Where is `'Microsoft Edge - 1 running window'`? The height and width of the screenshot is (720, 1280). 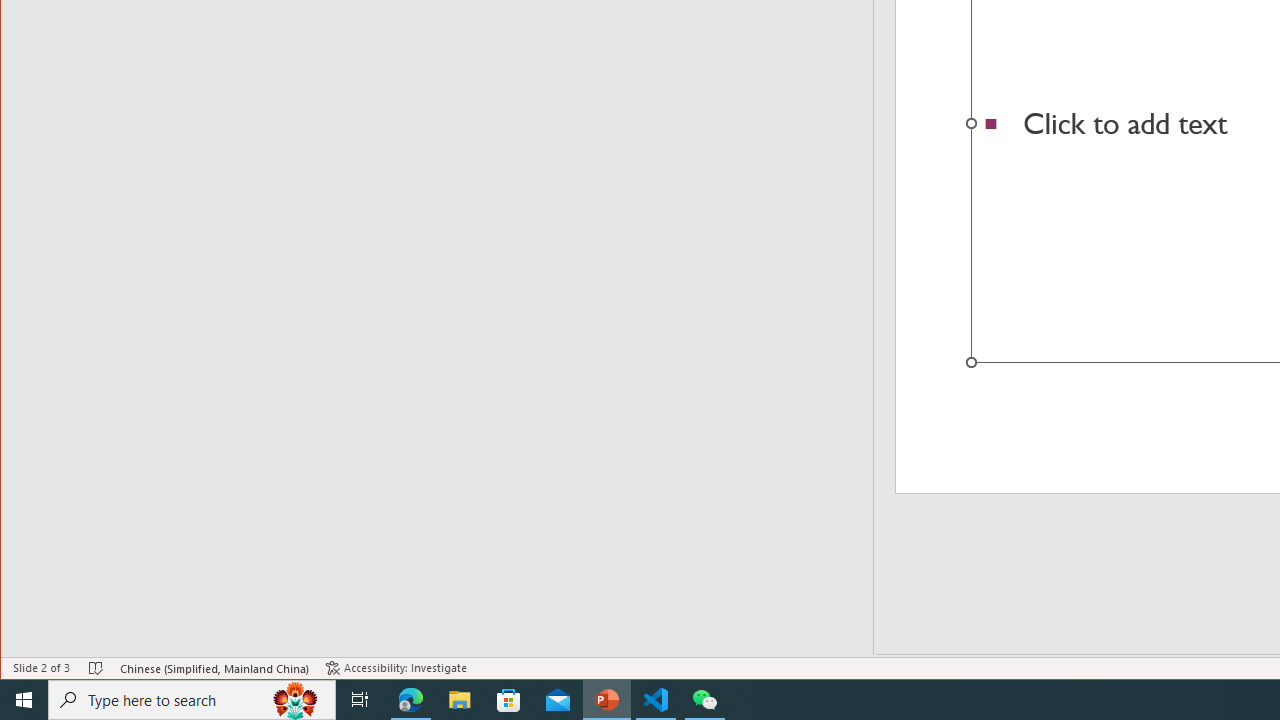 'Microsoft Edge - 1 running window' is located at coordinates (410, 698).